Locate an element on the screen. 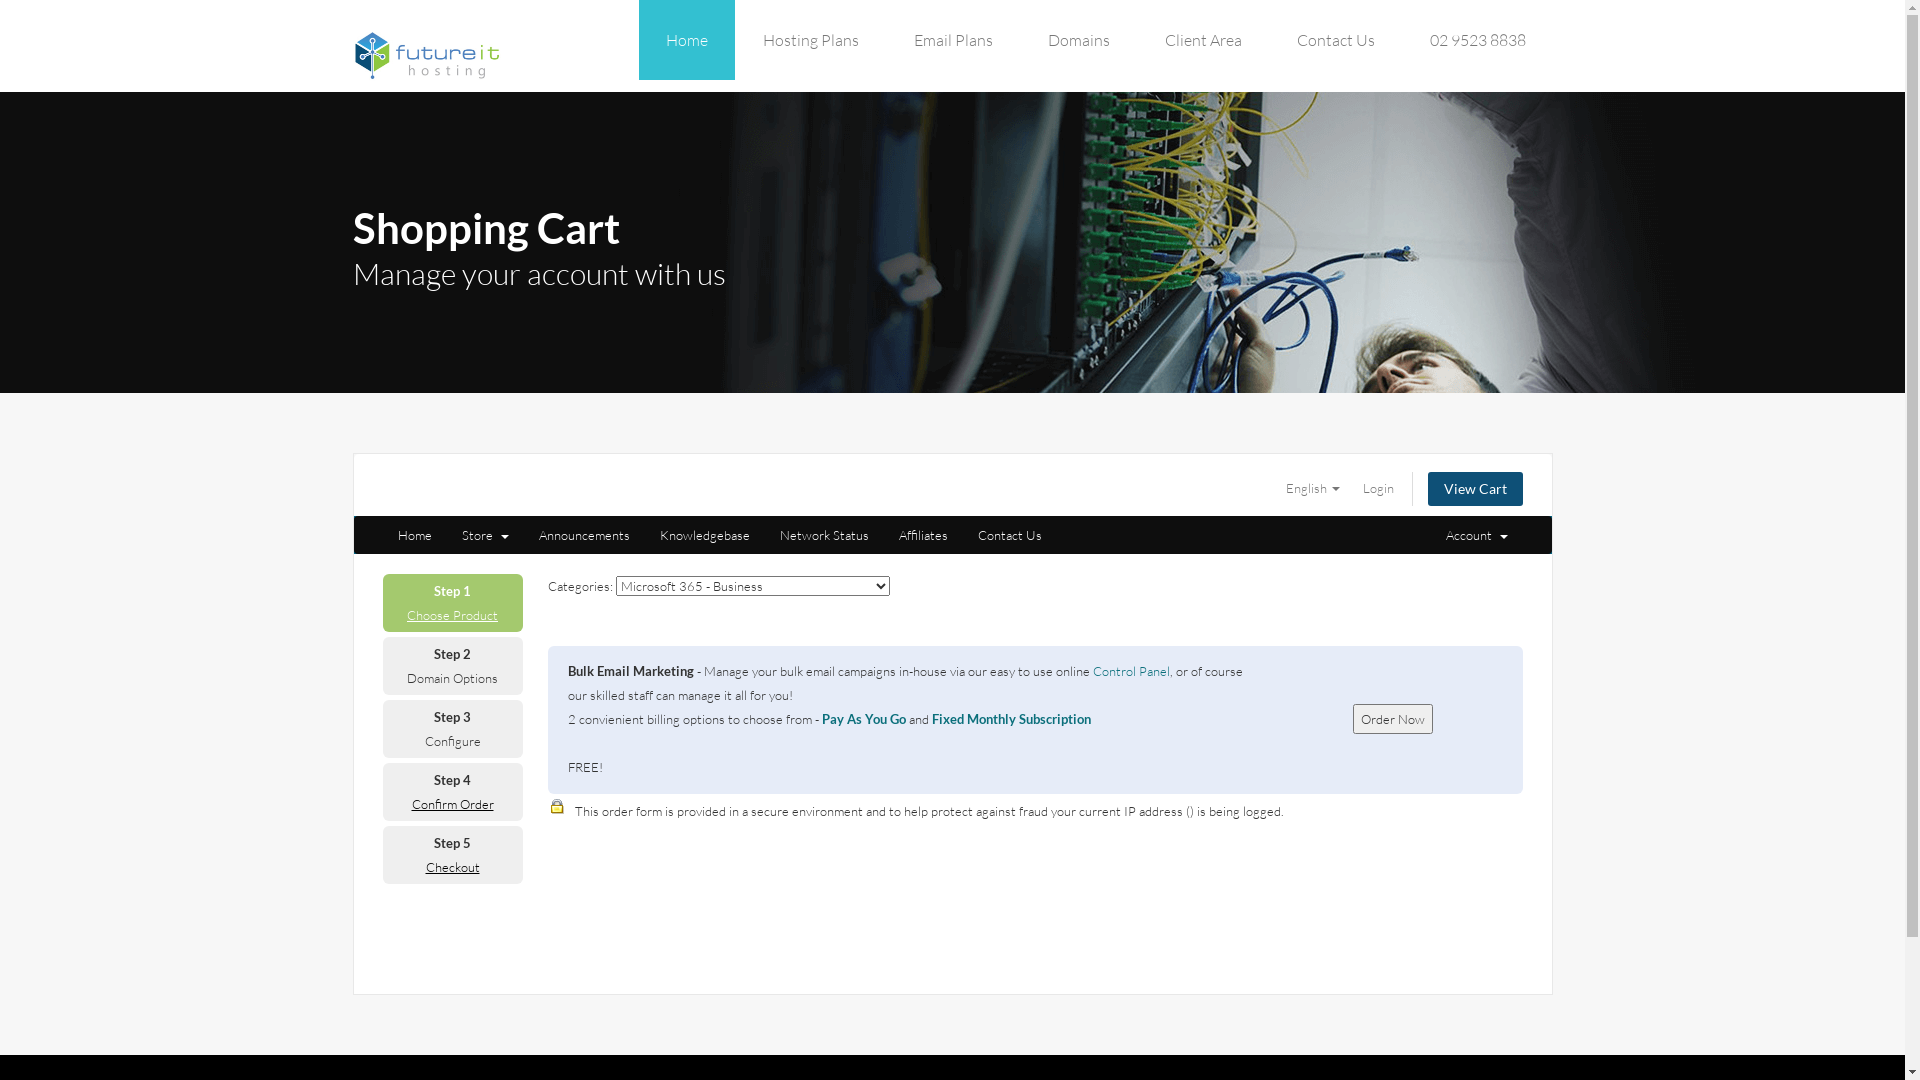 The height and width of the screenshot is (1080, 1920). 'Choose Product' is located at coordinates (451, 613).